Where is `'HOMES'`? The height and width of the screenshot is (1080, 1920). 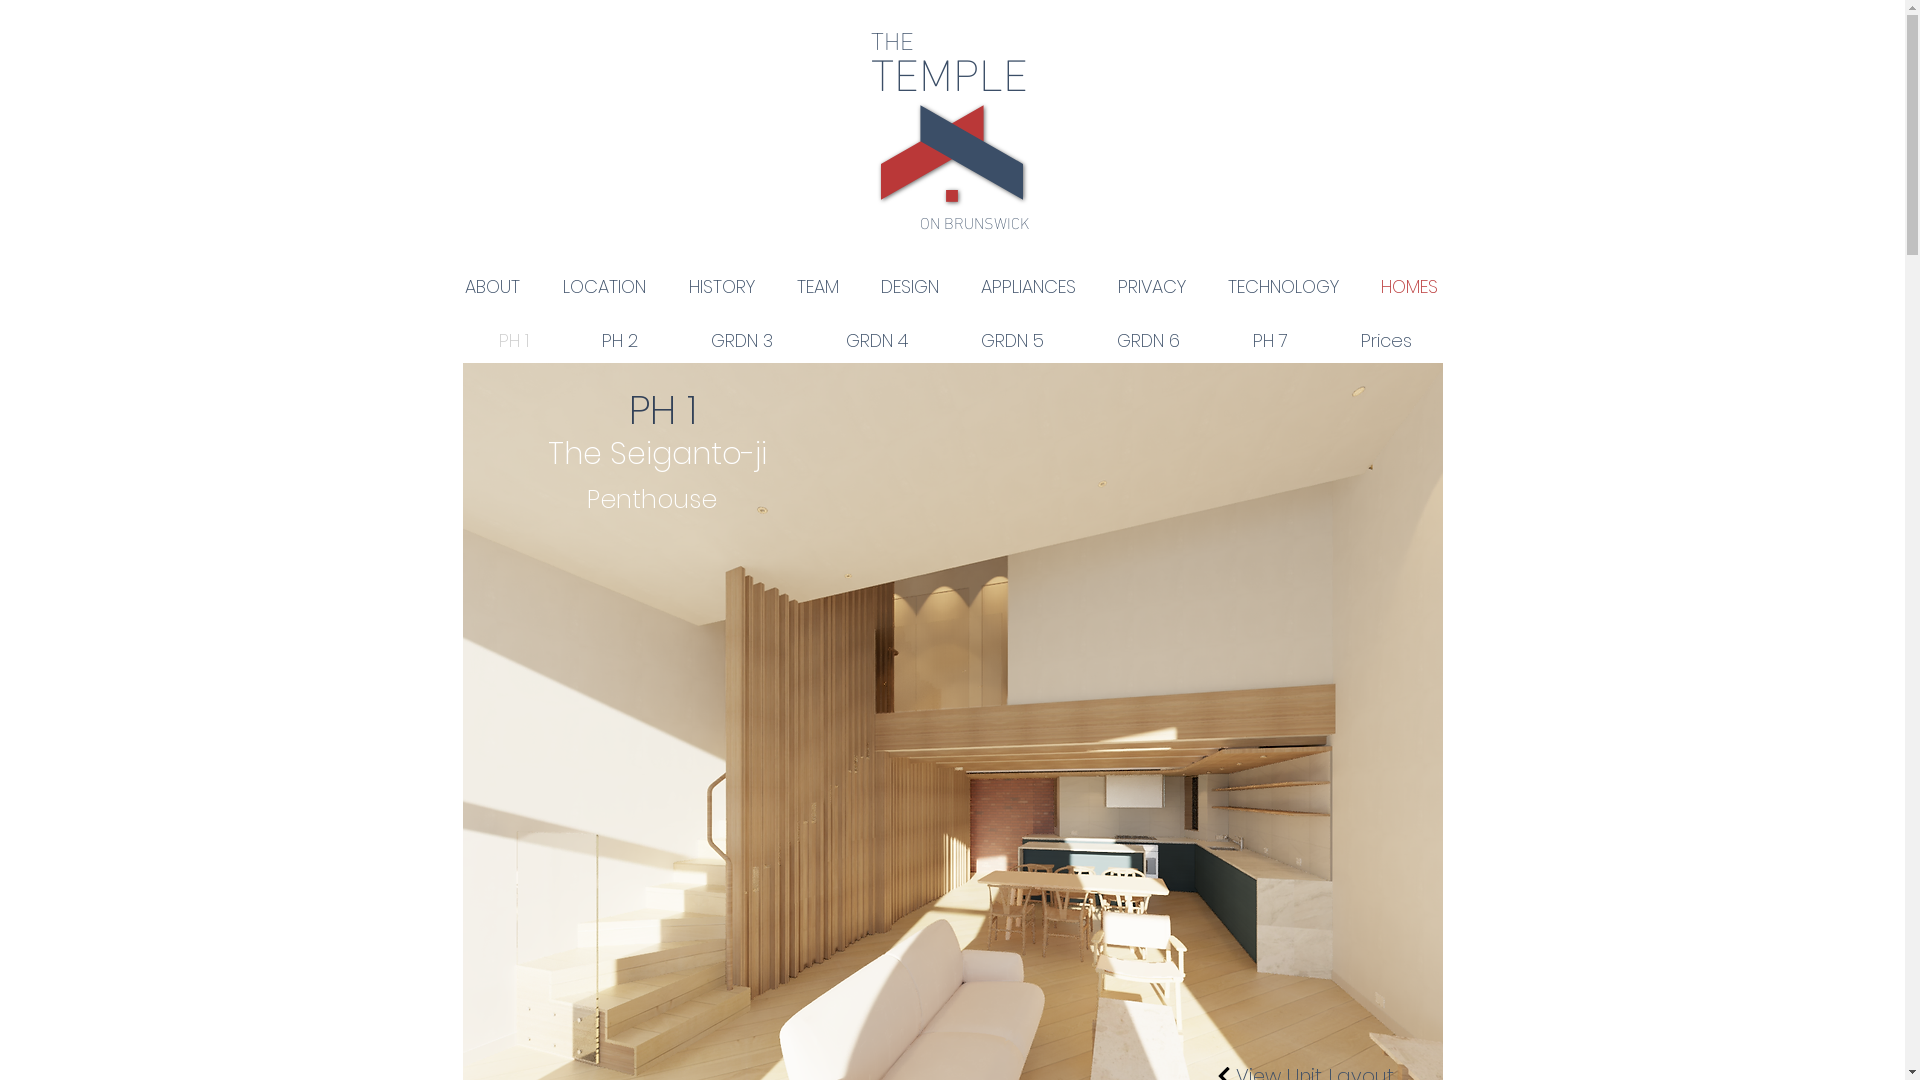
'HOMES' is located at coordinates (1359, 286).